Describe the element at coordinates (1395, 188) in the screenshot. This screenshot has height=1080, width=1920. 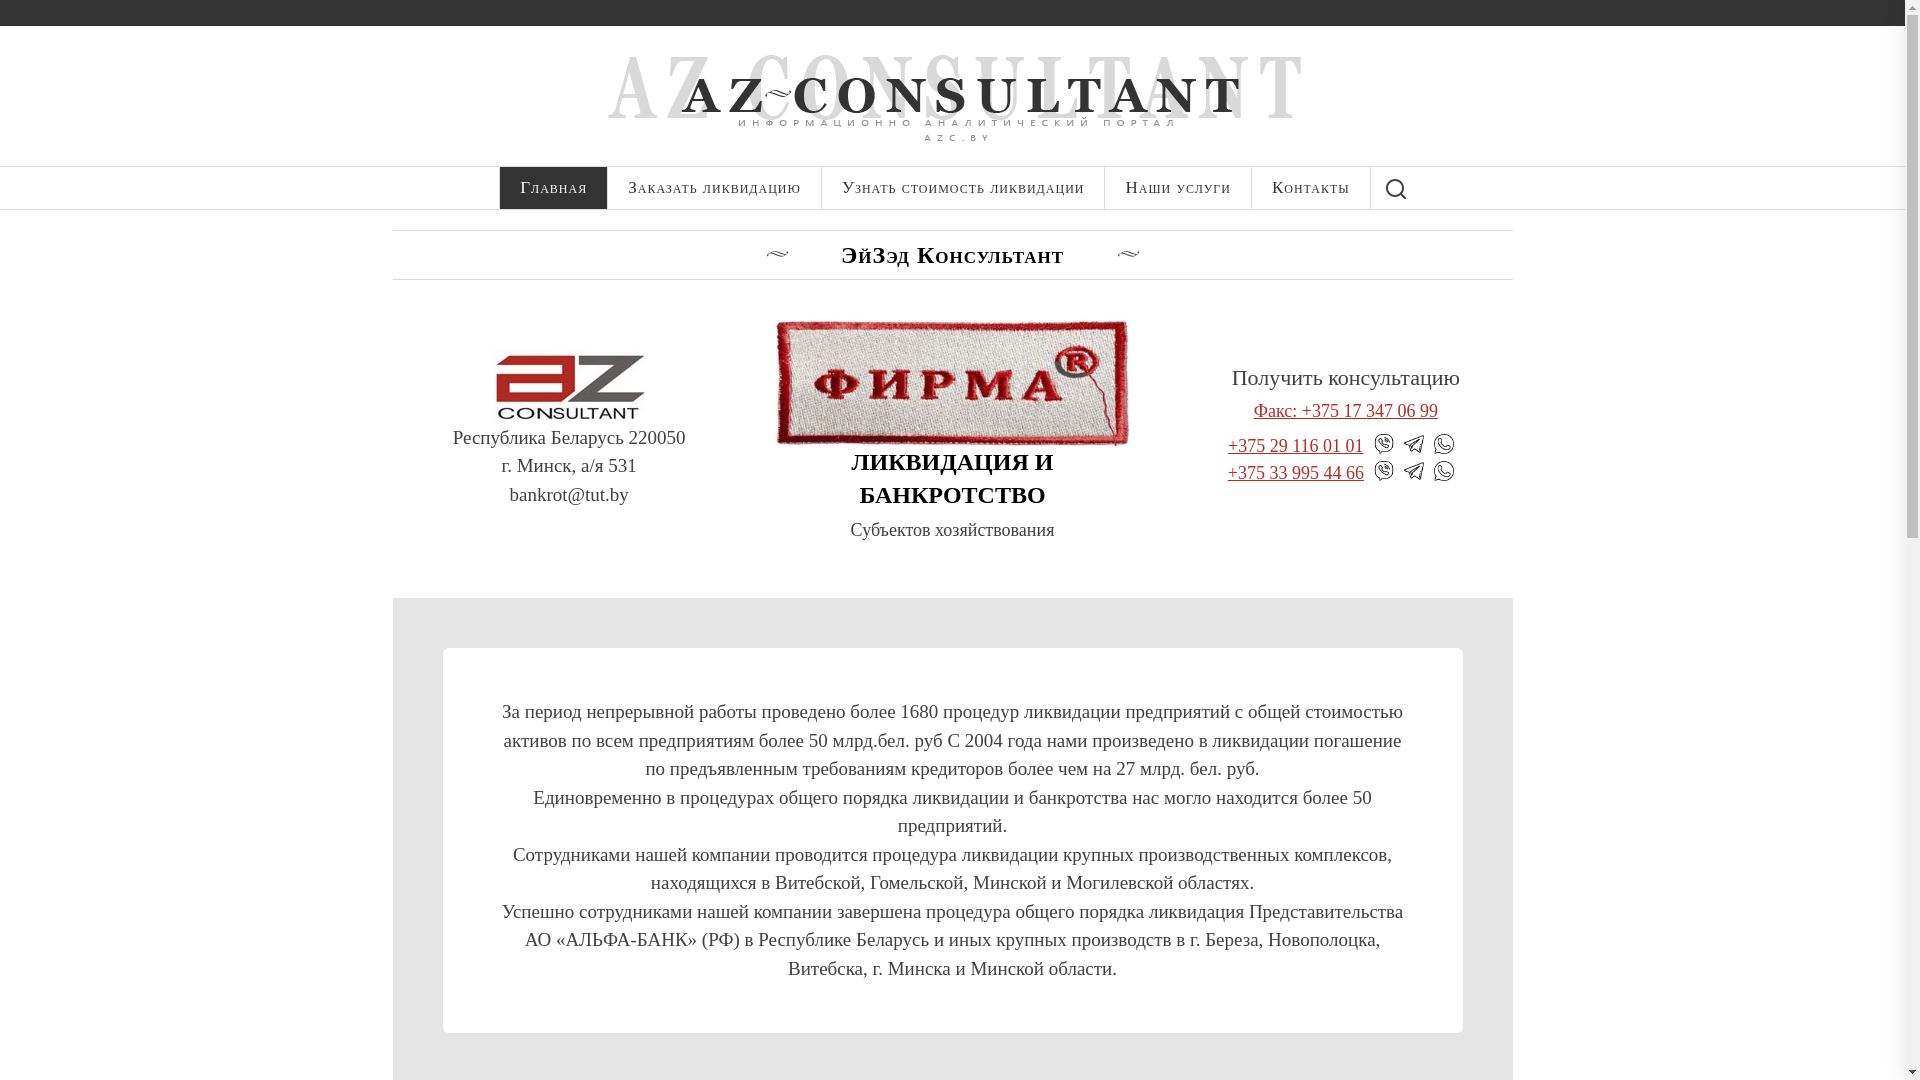
I see `'Search'` at that location.